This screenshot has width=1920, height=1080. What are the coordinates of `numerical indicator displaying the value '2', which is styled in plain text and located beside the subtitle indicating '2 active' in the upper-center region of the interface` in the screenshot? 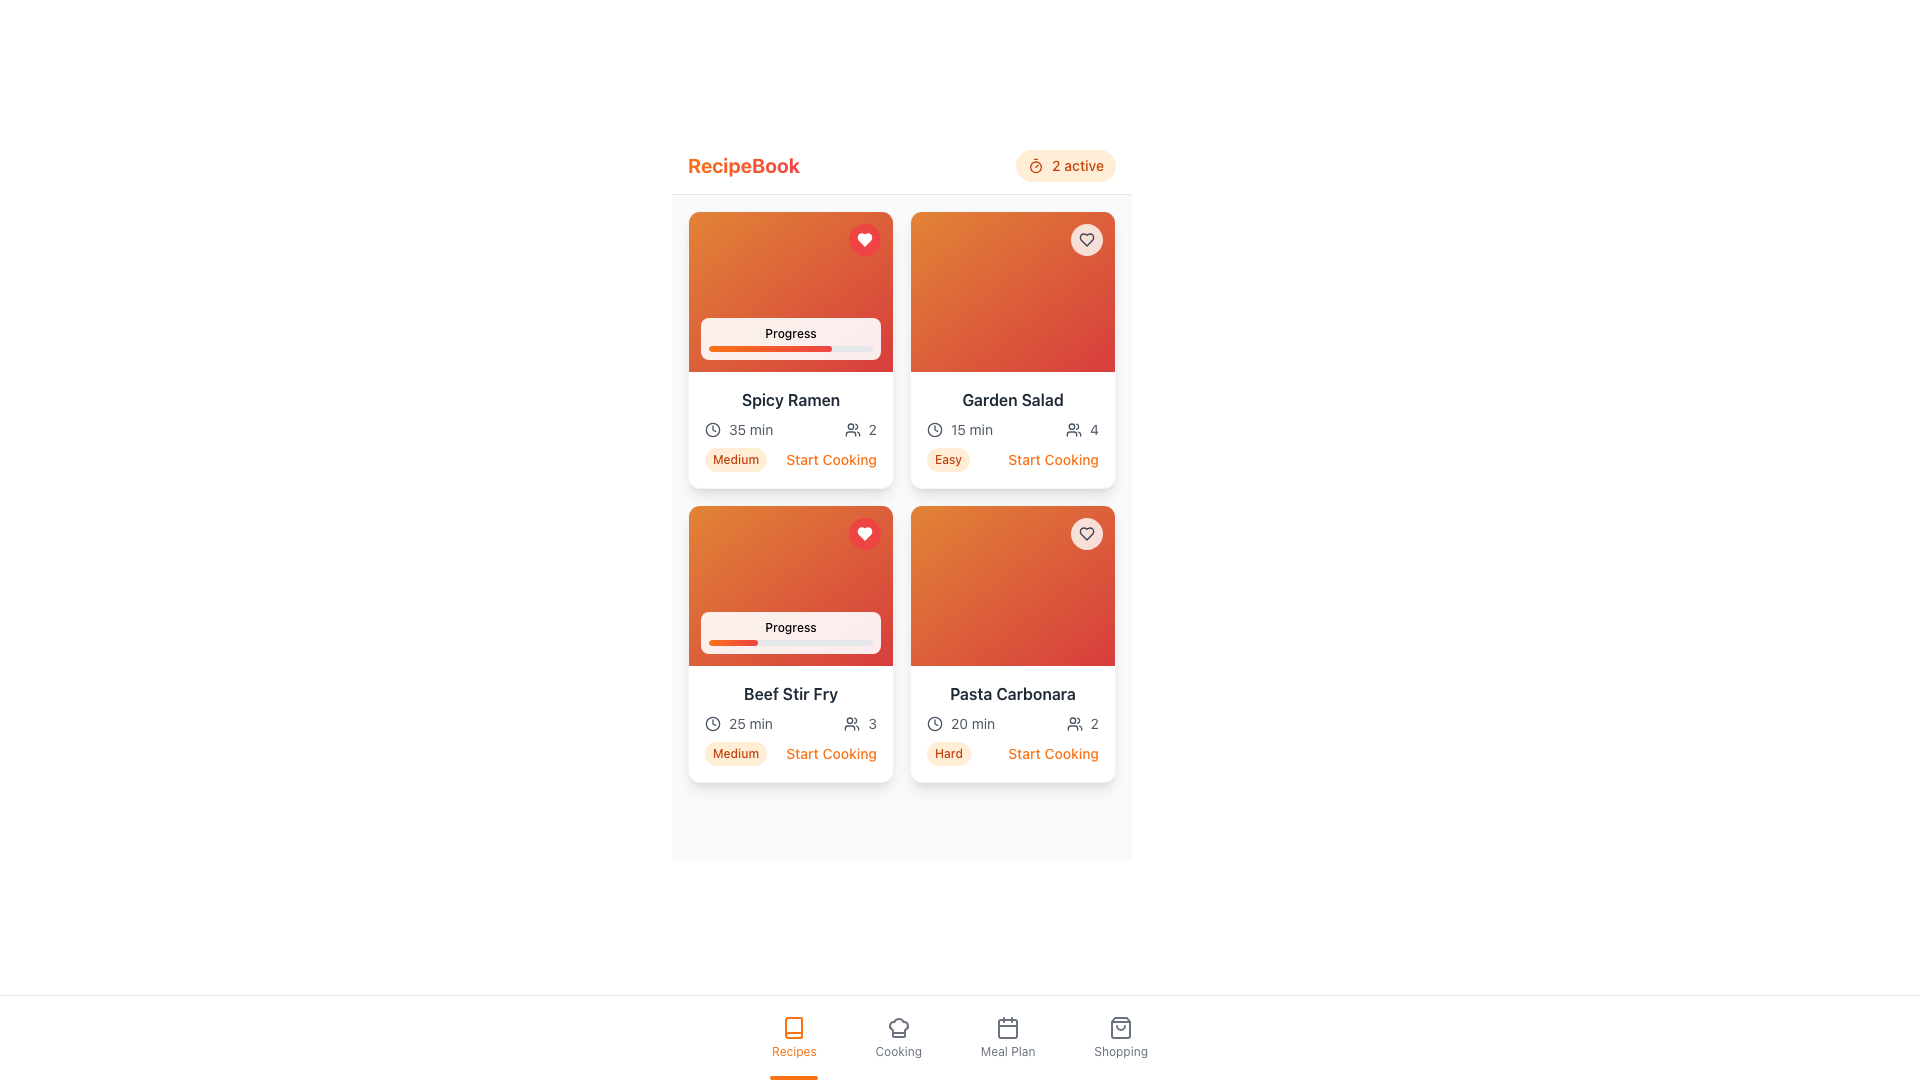 It's located at (1093, 724).